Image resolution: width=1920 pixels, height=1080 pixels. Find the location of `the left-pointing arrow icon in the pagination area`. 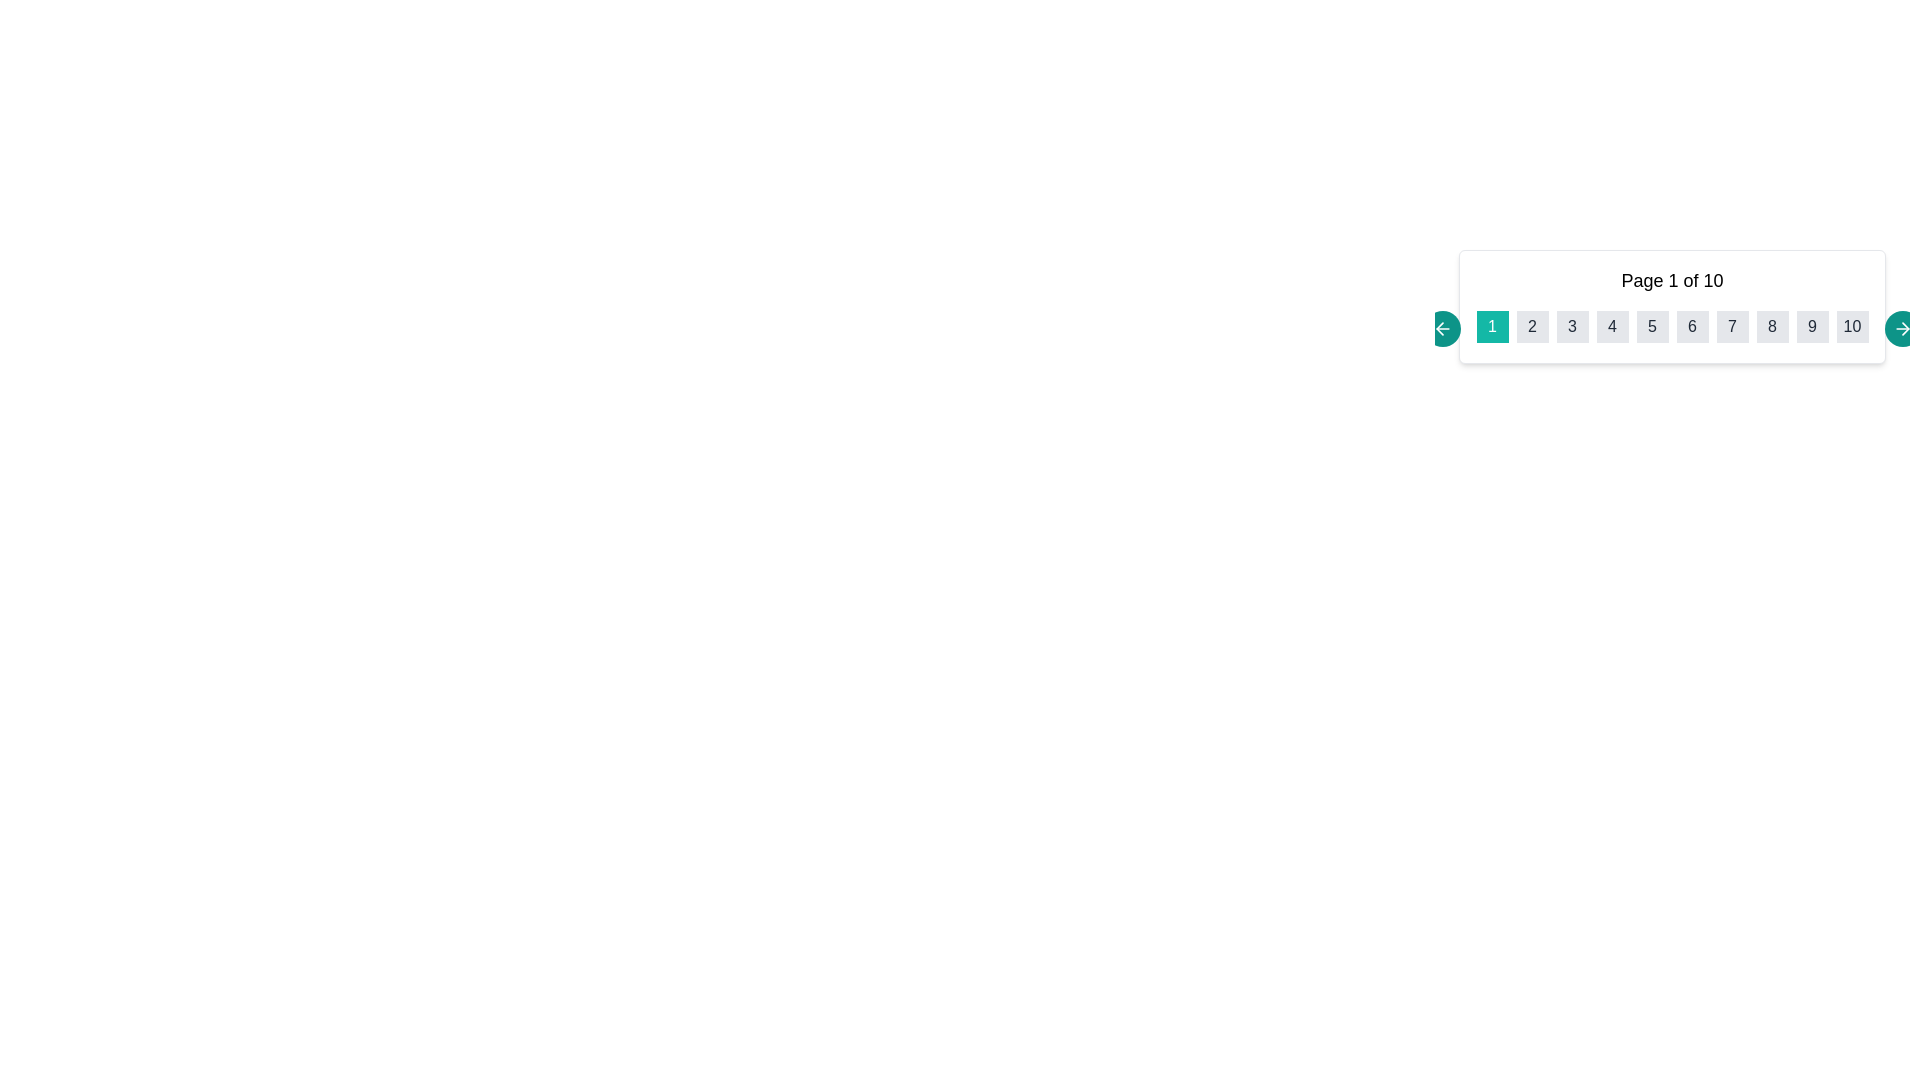

the left-pointing arrow icon in the pagination area is located at coordinates (1438, 327).